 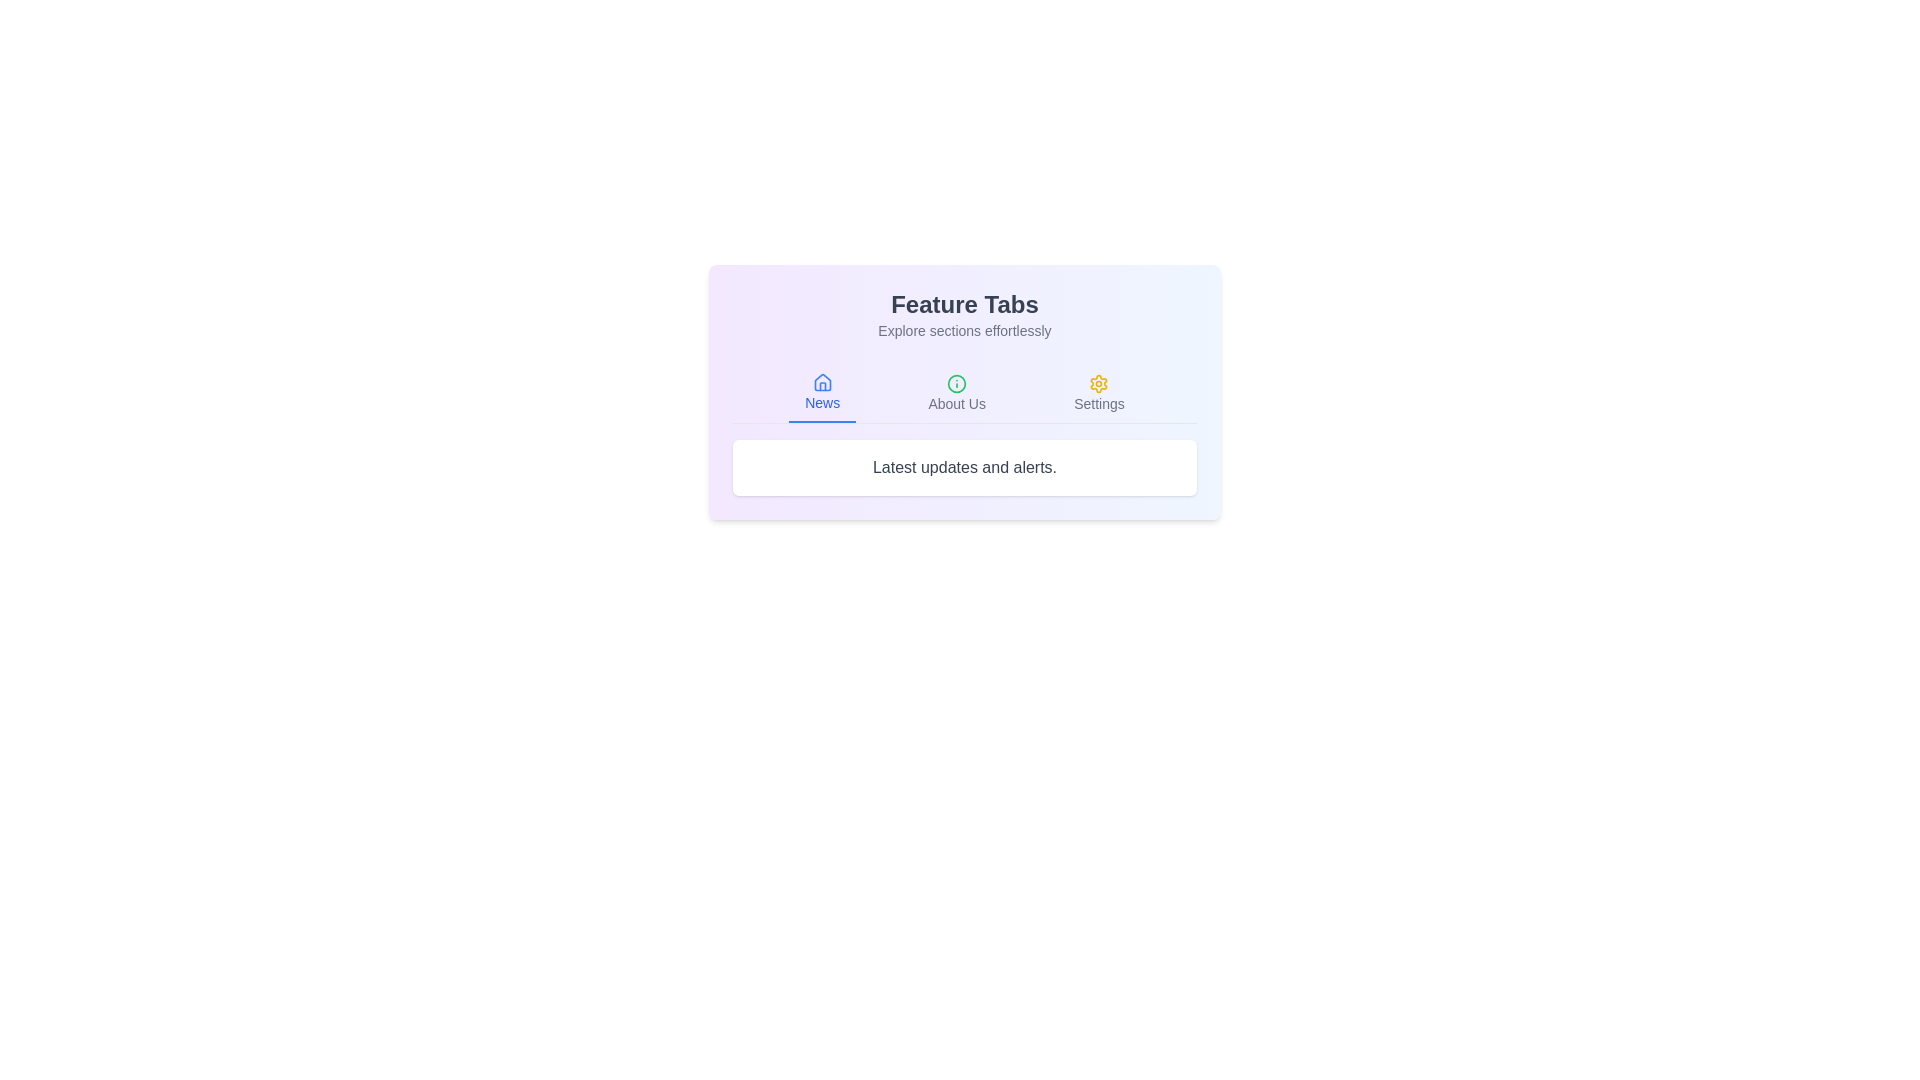 I want to click on the tab labeled About Us, so click(x=956, y=393).